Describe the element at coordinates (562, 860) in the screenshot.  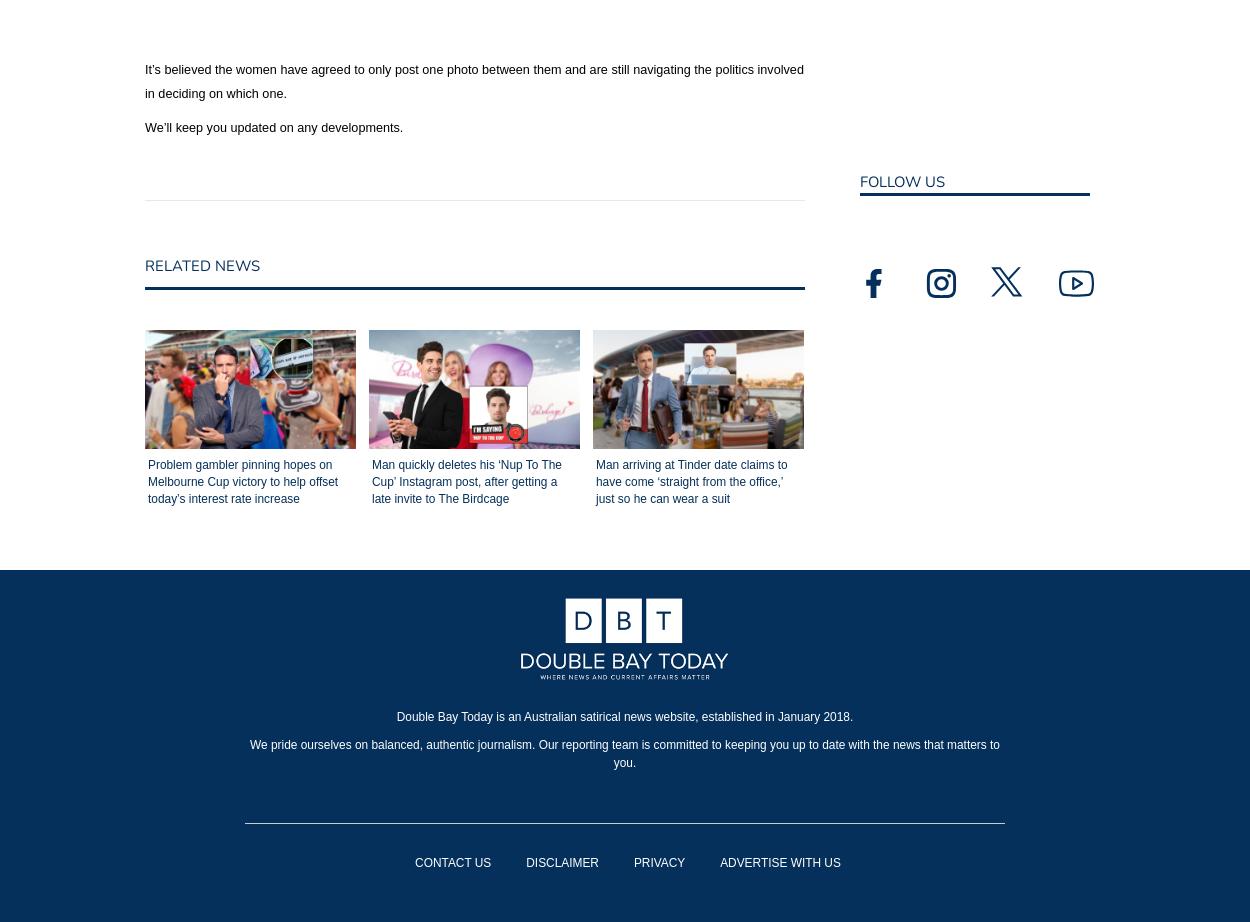
I see `'DISCLAIMER'` at that location.